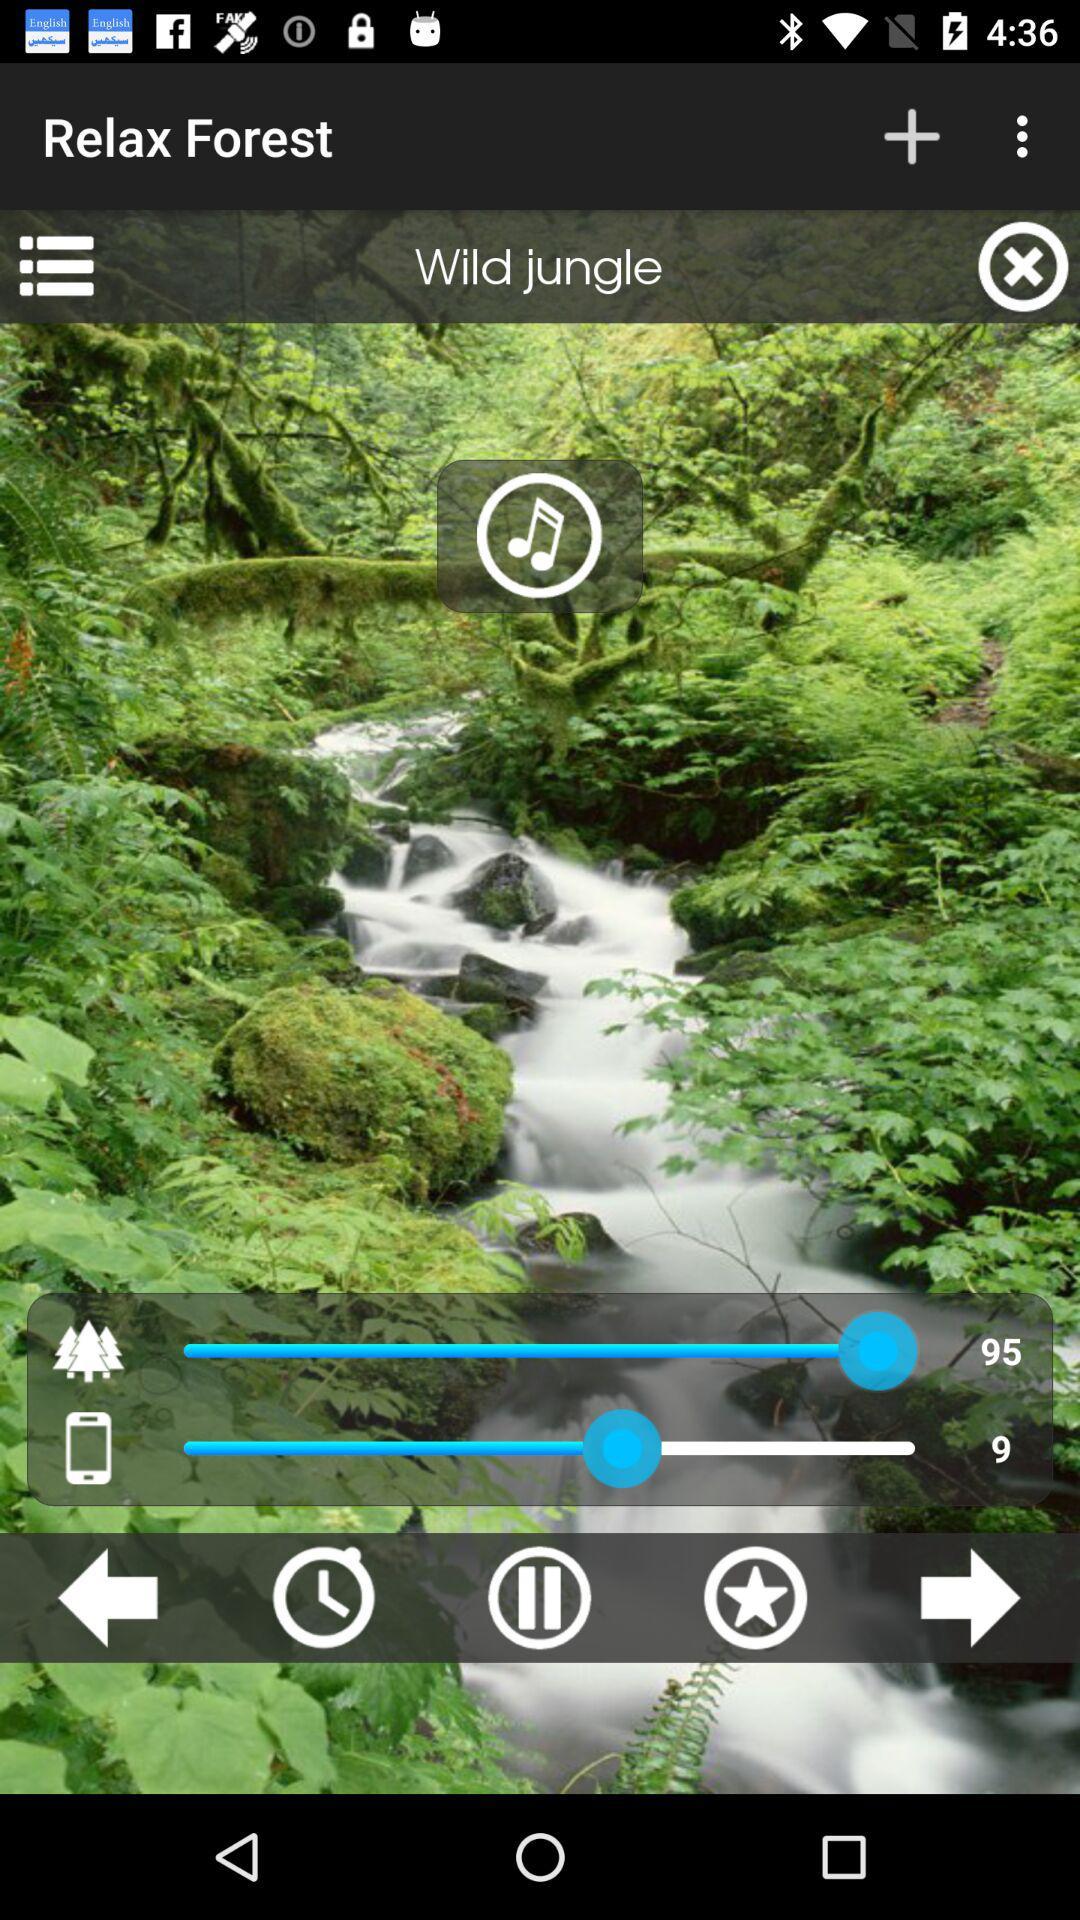 This screenshot has height=1920, width=1080. What do you see at coordinates (538, 1596) in the screenshot?
I see `the pause icon` at bounding box center [538, 1596].